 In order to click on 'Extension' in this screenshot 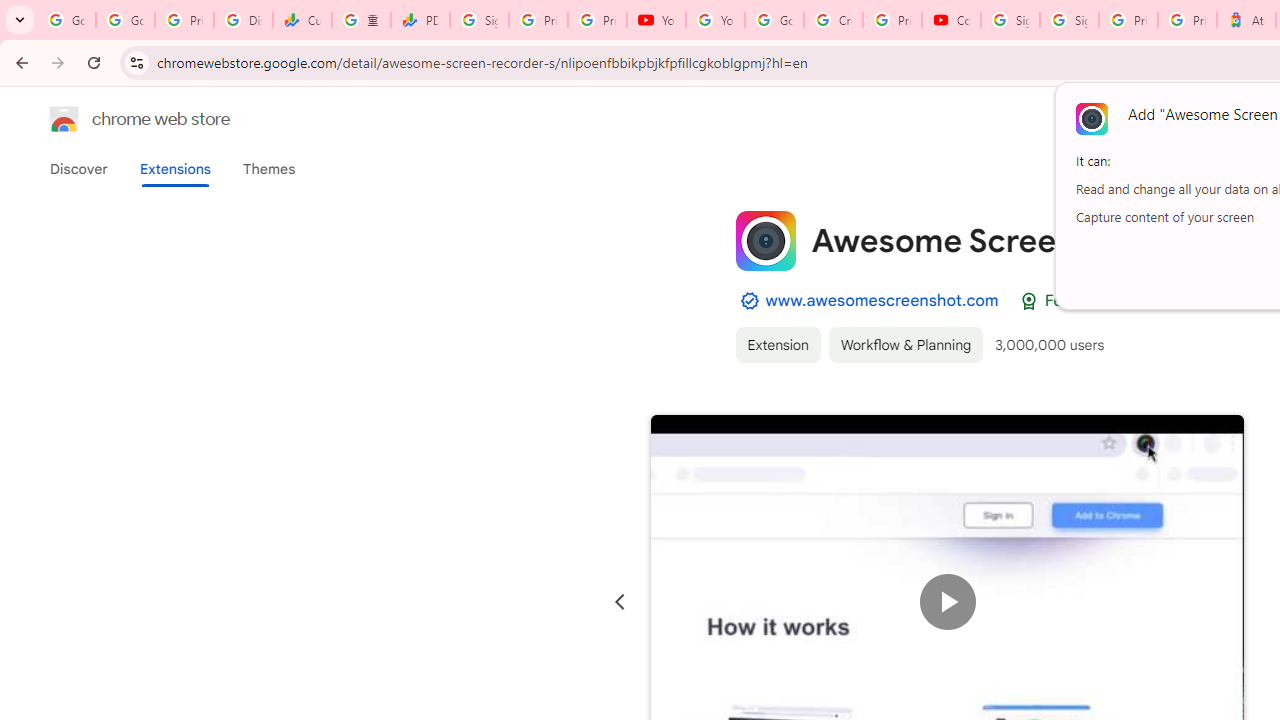, I will do `click(776, 343)`.